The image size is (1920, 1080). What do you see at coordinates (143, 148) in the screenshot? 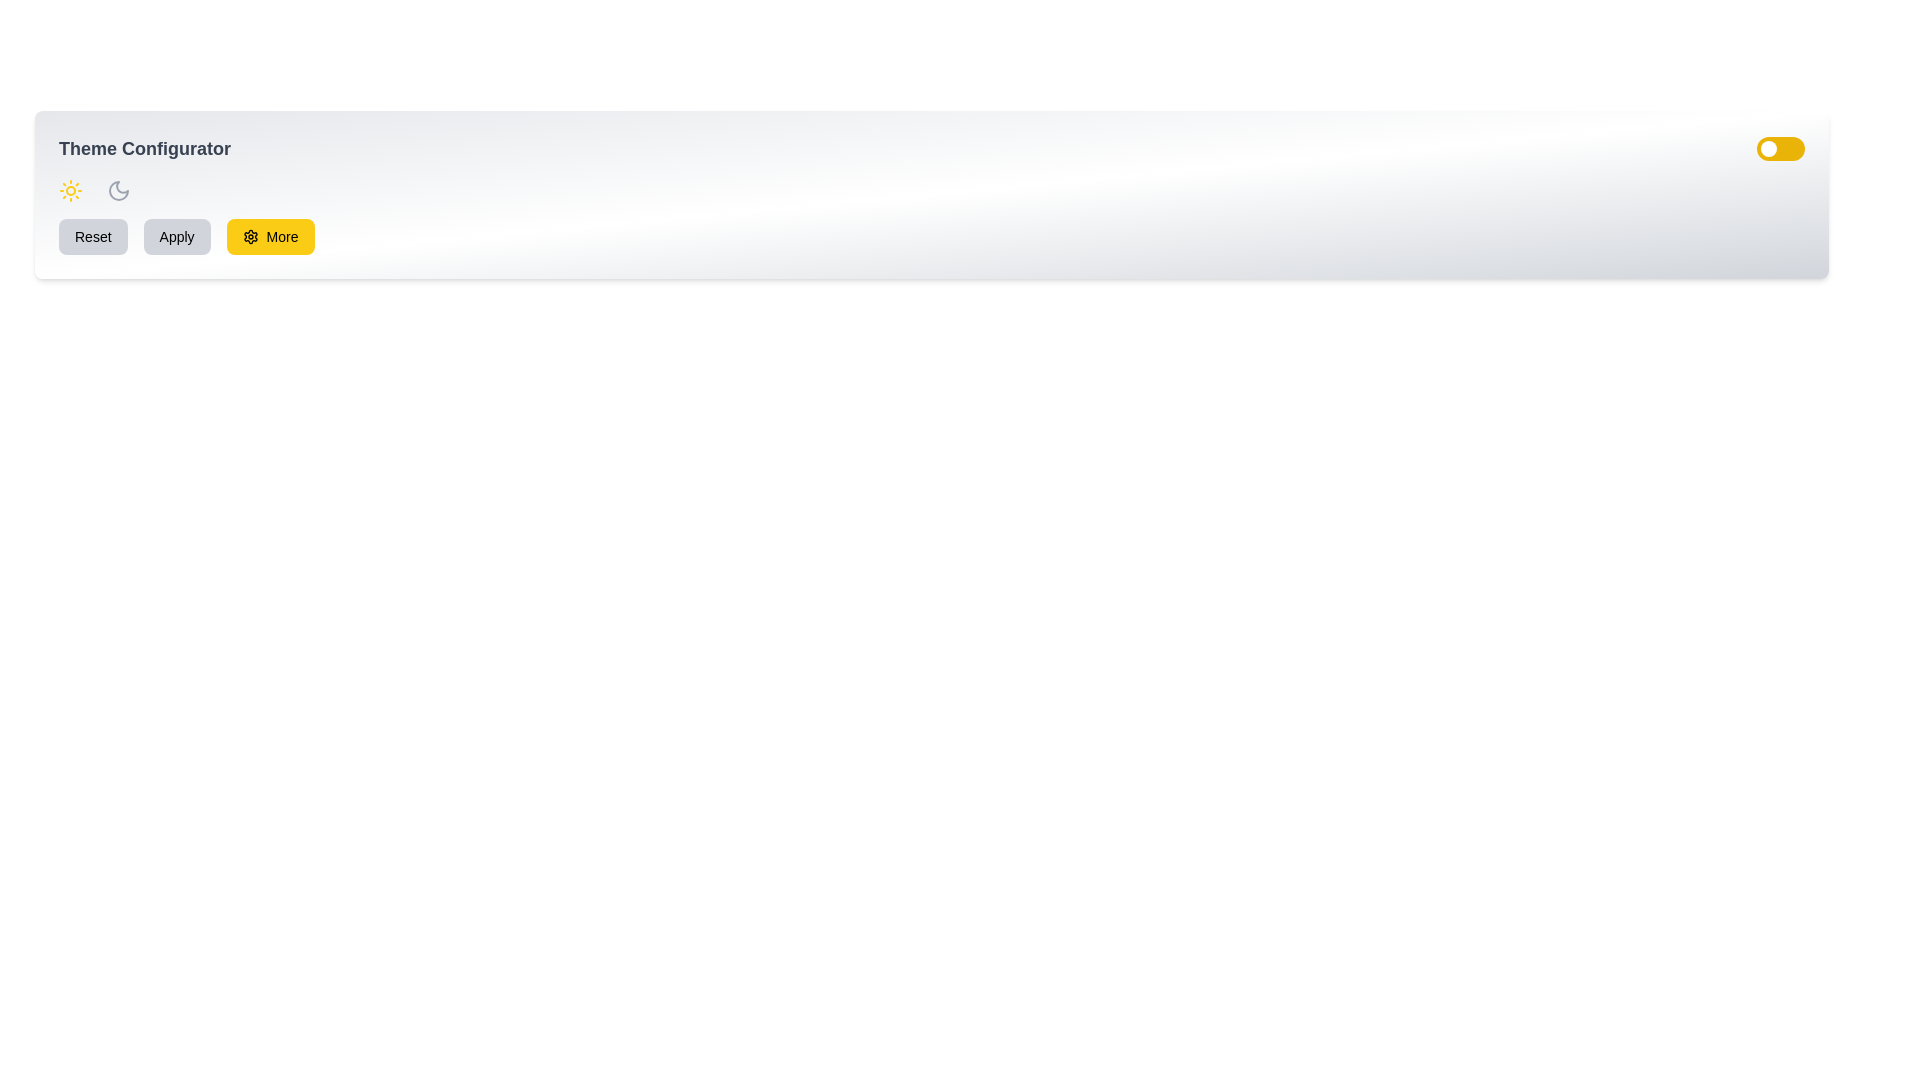
I see `the text label 'Theme Configurator', which is prominently displayed in bold, large font and aligned to the left near the top of the interface` at bounding box center [143, 148].